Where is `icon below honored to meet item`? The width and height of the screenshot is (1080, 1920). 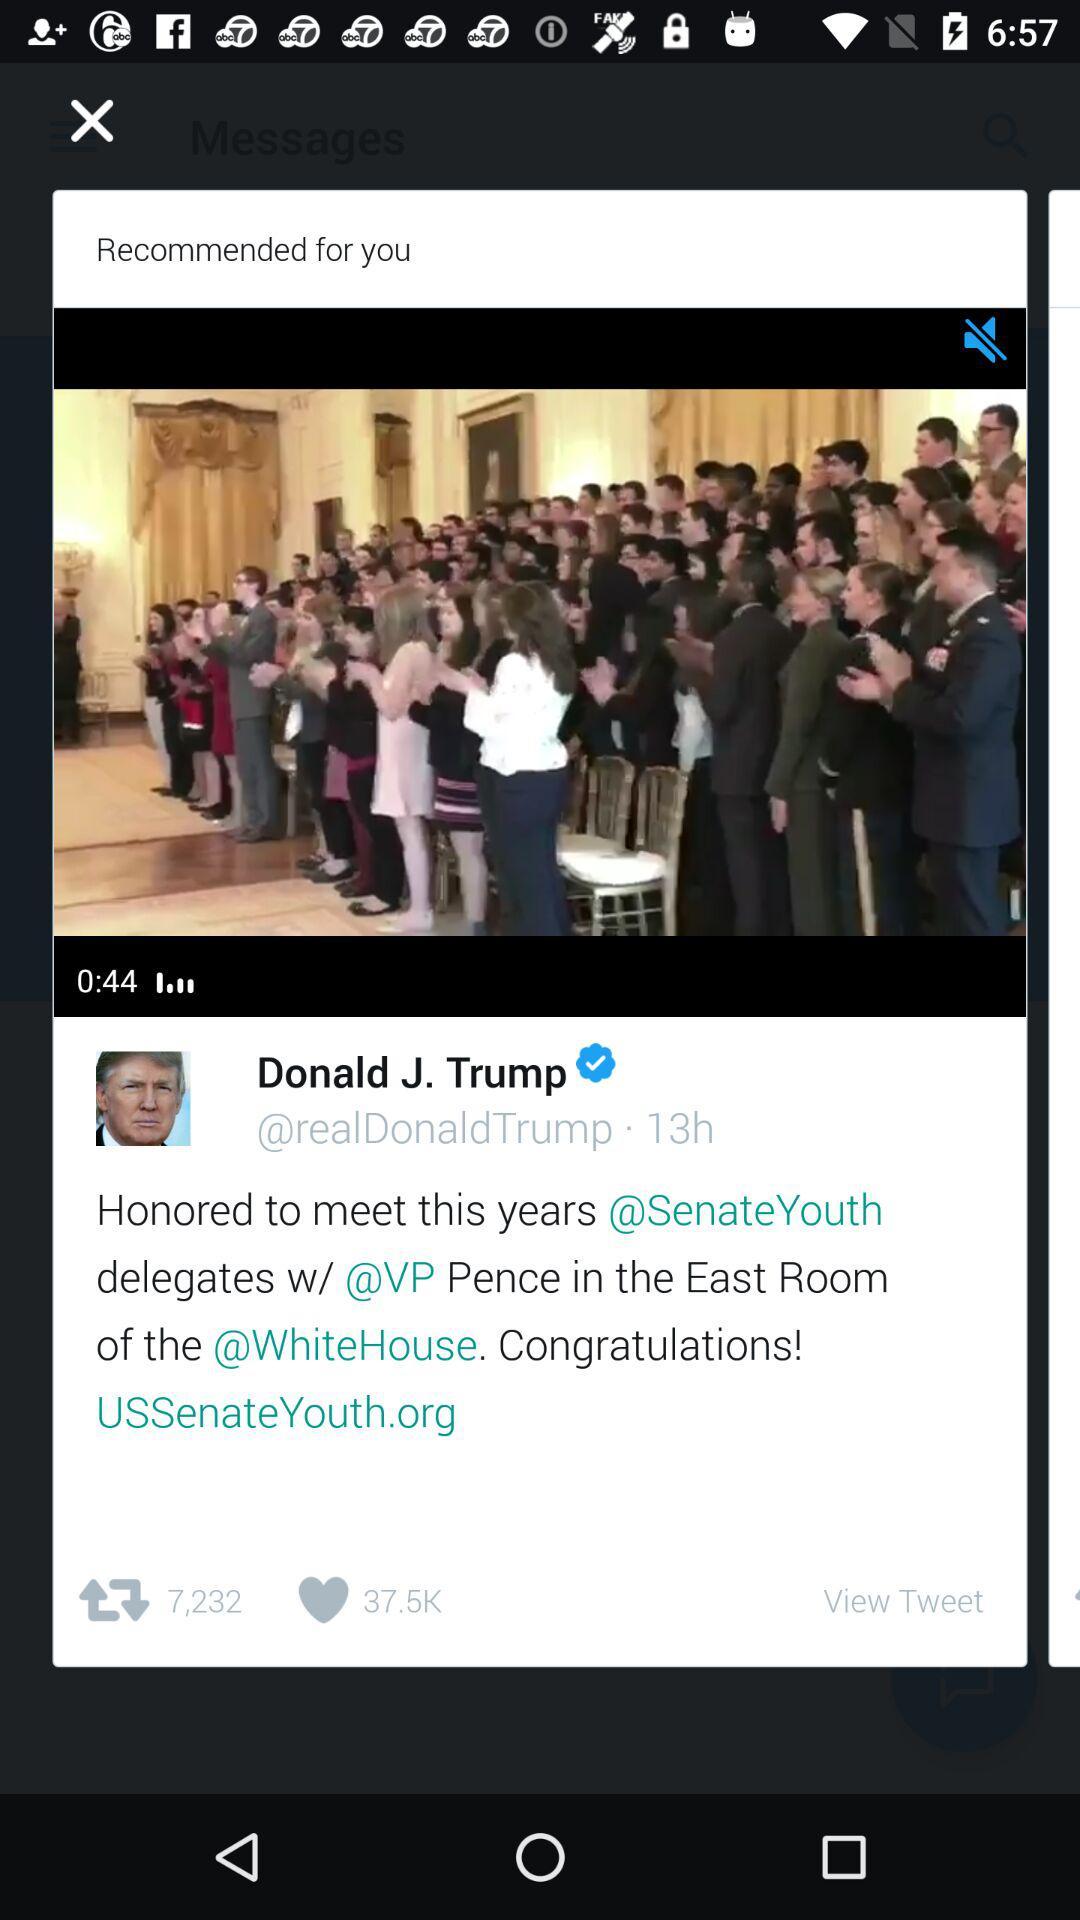
icon below honored to meet item is located at coordinates (157, 1600).